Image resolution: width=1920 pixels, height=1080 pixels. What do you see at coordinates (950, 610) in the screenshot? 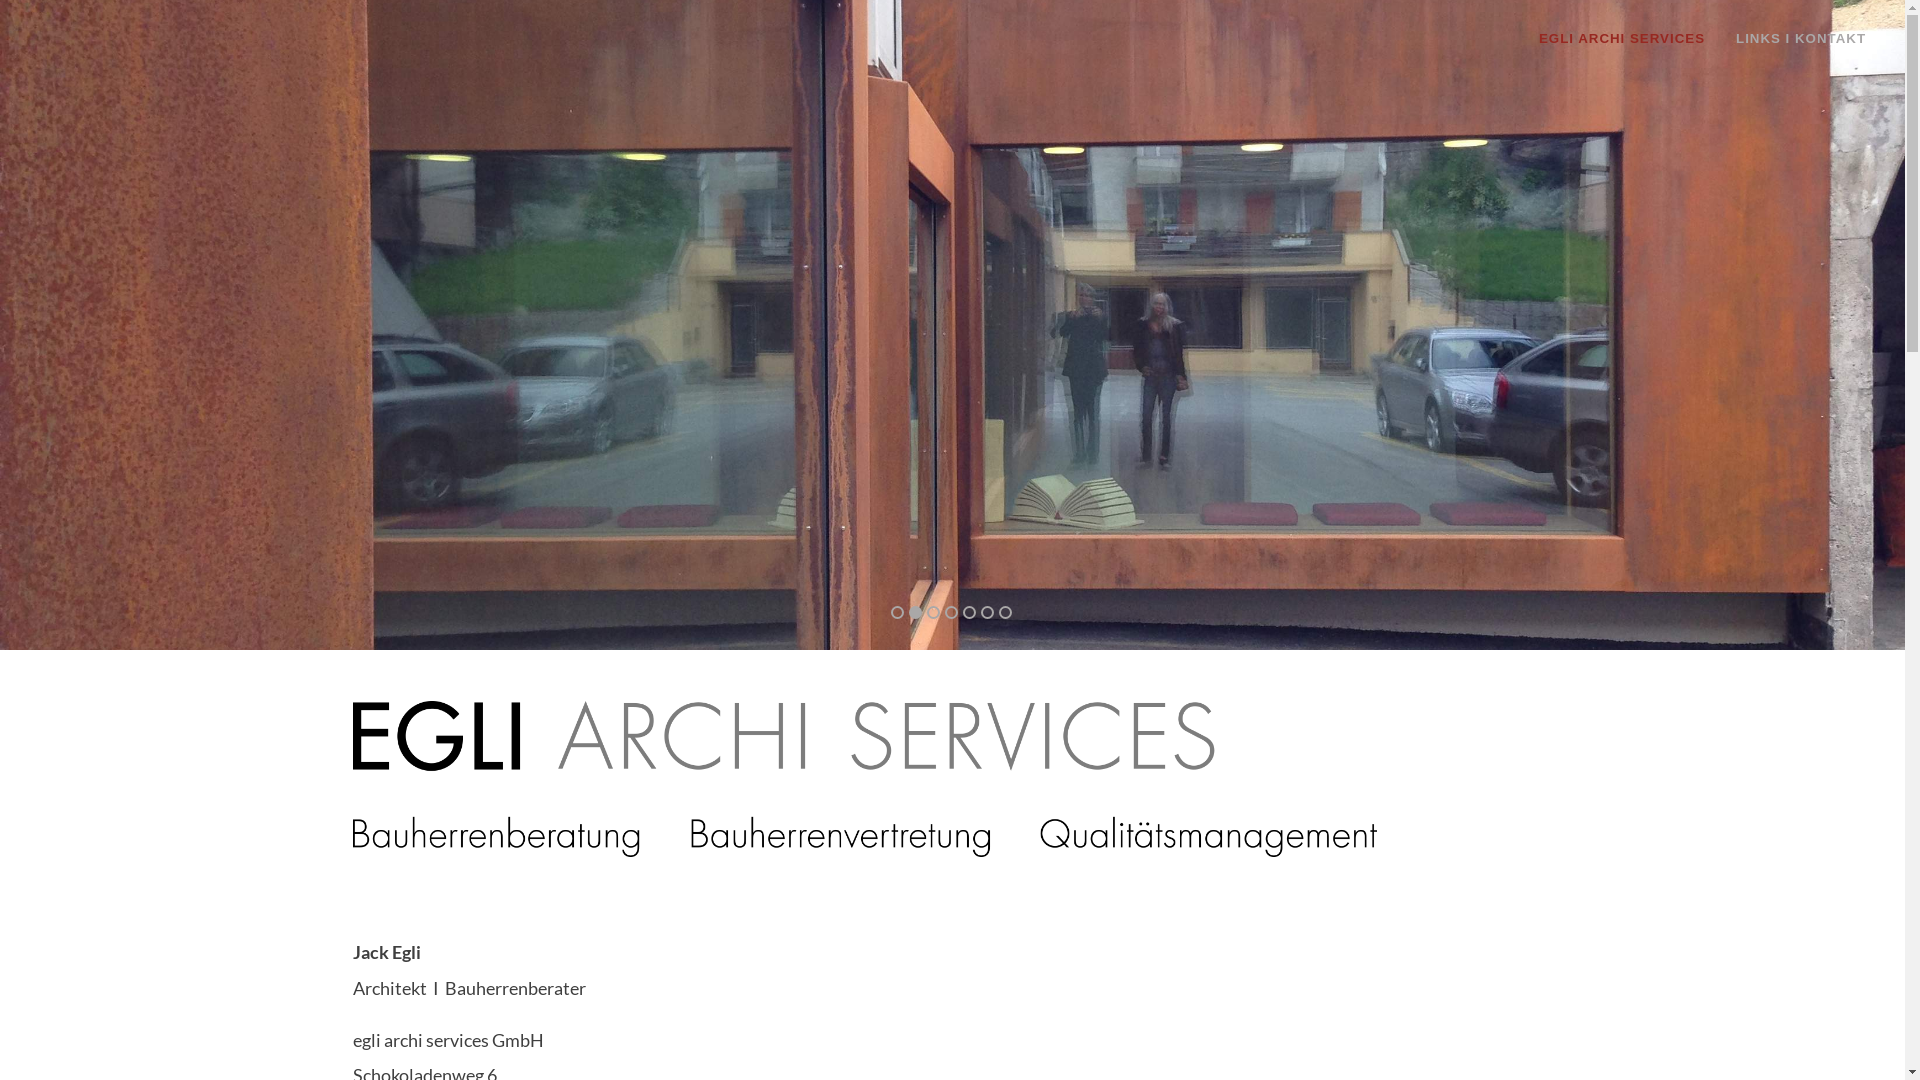
I see `'4'` at bounding box center [950, 610].